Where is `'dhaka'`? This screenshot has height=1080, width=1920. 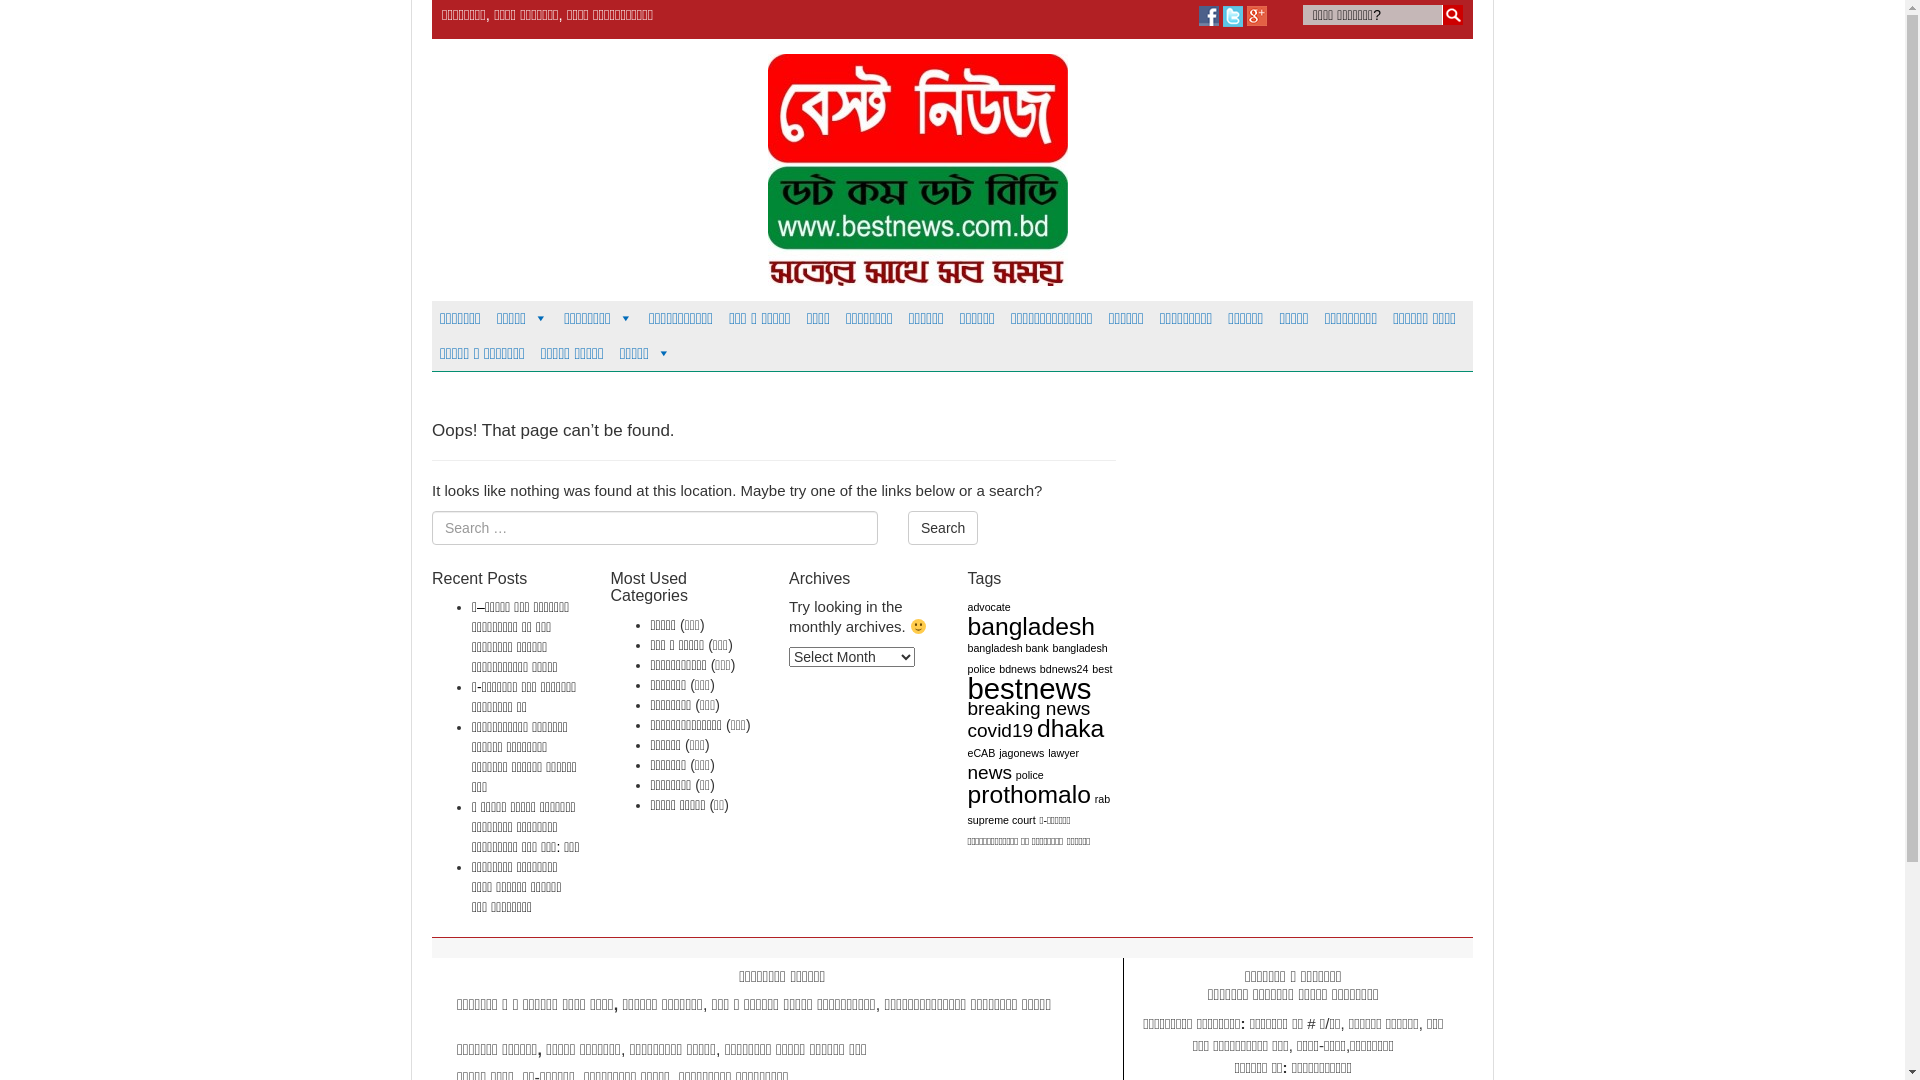 'dhaka' is located at coordinates (1069, 728).